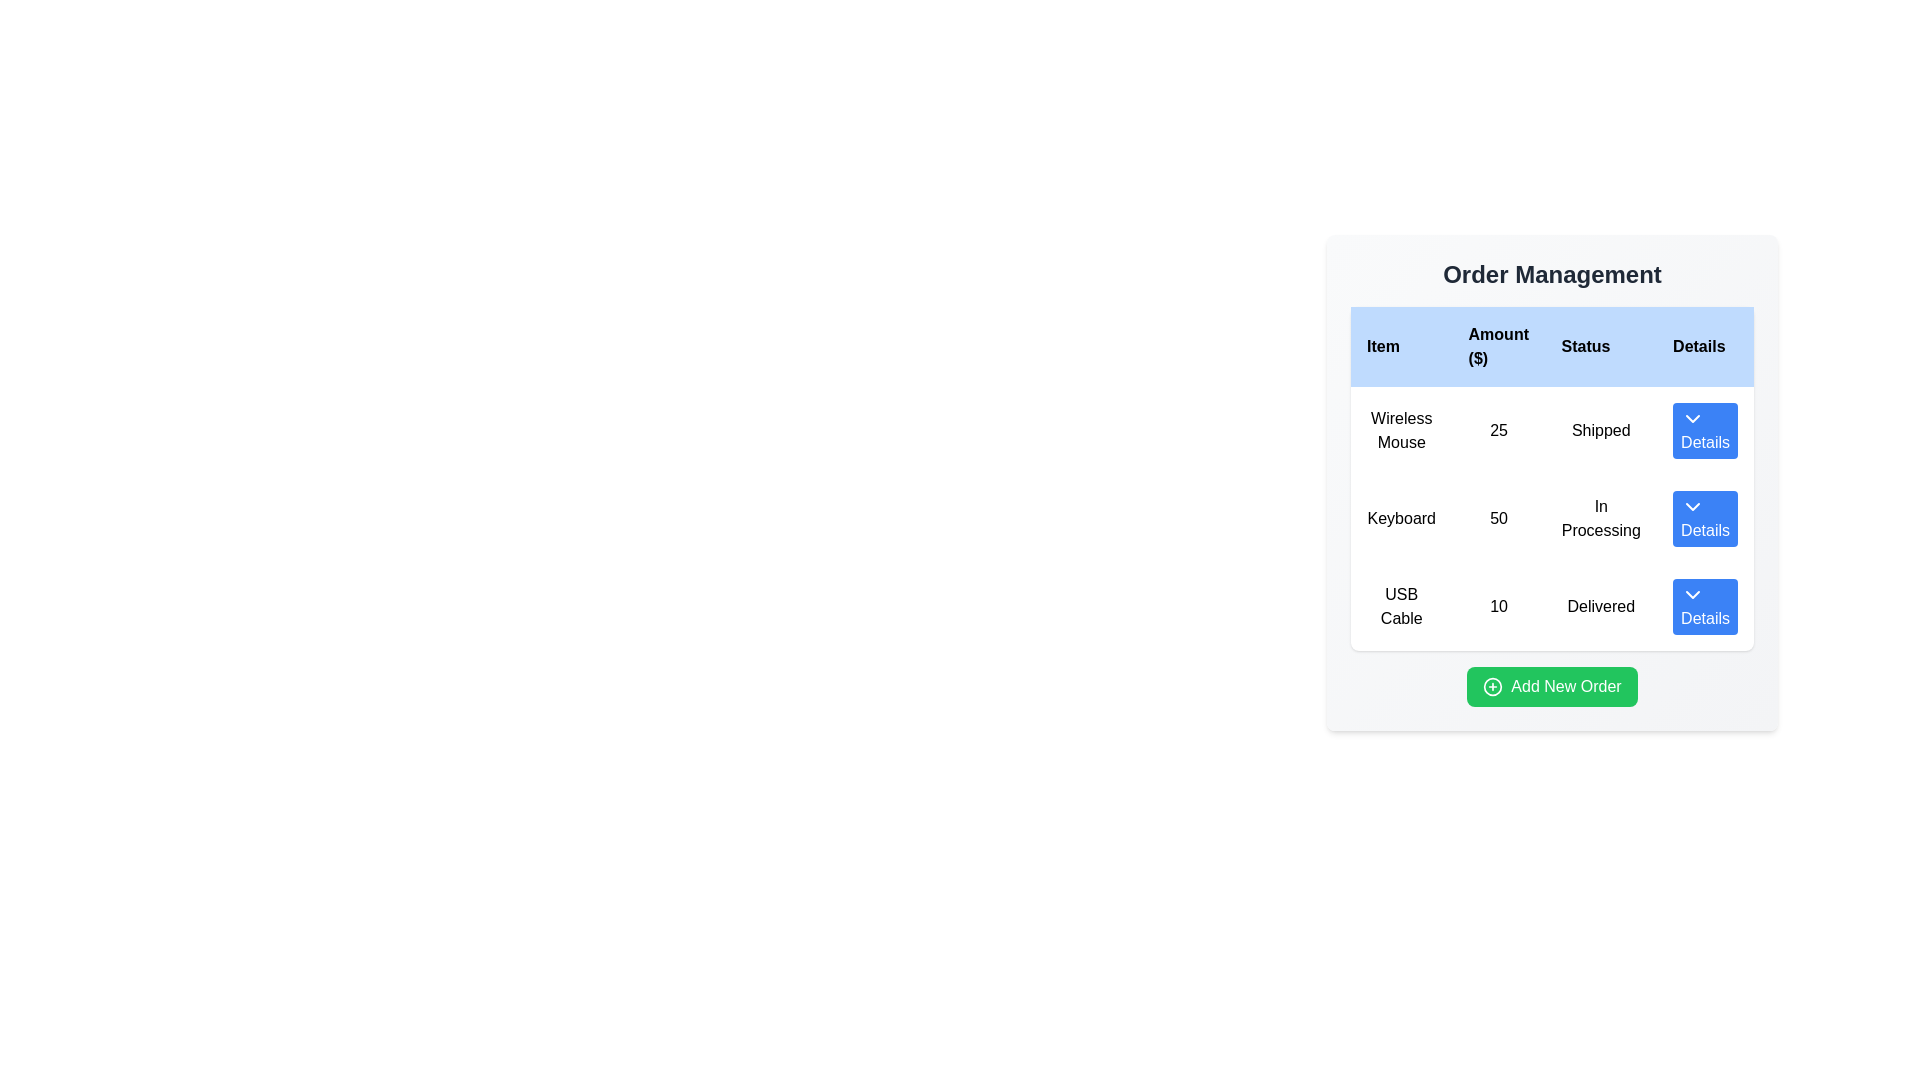 The height and width of the screenshot is (1080, 1920). I want to click on the green button labeled 'Add New Order', so click(1551, 685).